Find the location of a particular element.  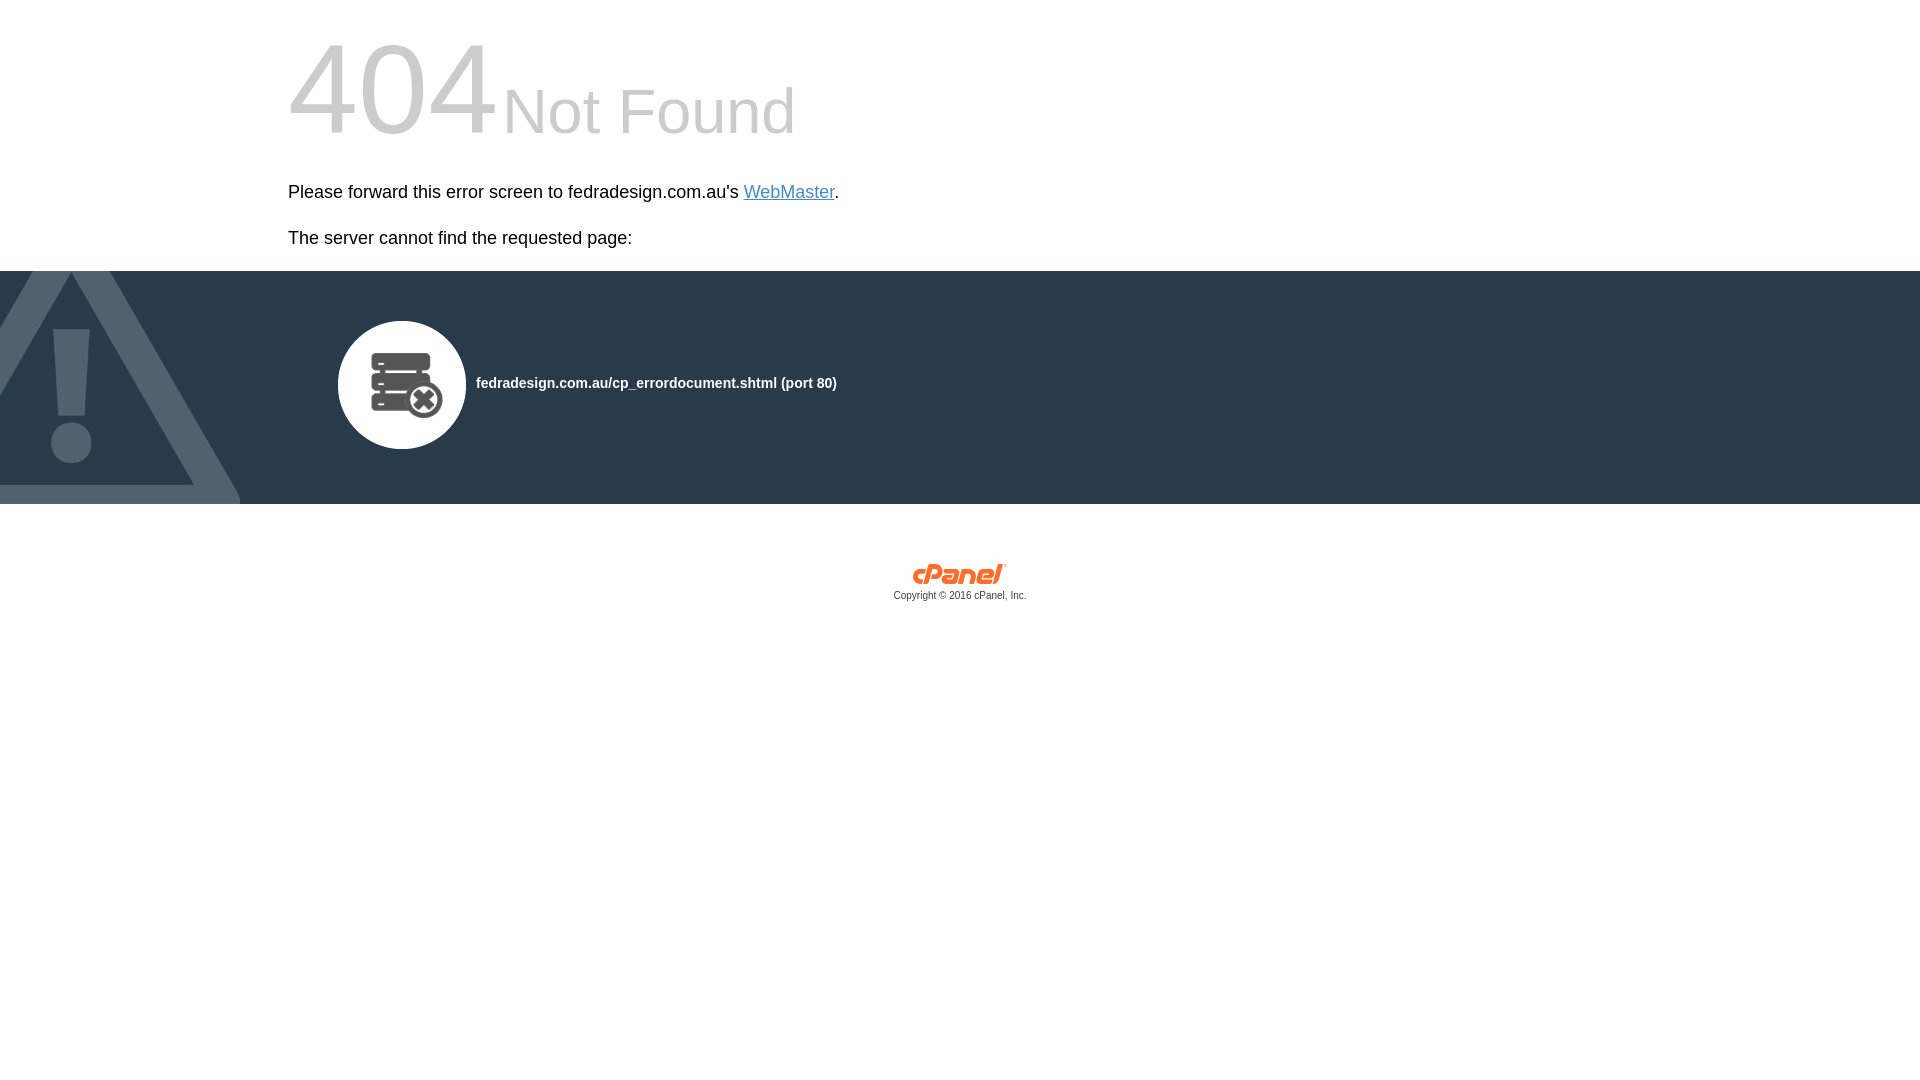

'WebMaster' is located at coordinates (788, 192).